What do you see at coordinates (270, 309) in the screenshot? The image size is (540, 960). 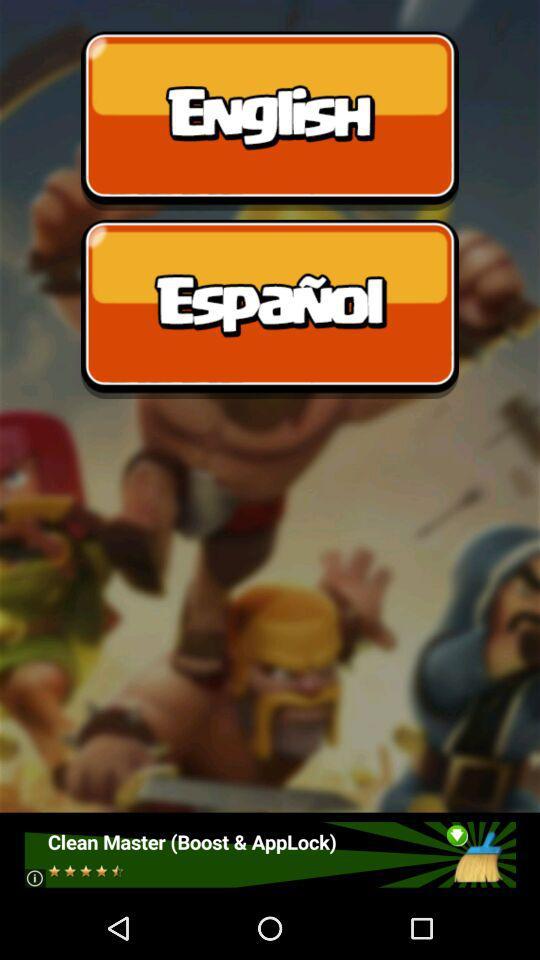 I see `choose spanish` at bounding box center [270, 309].